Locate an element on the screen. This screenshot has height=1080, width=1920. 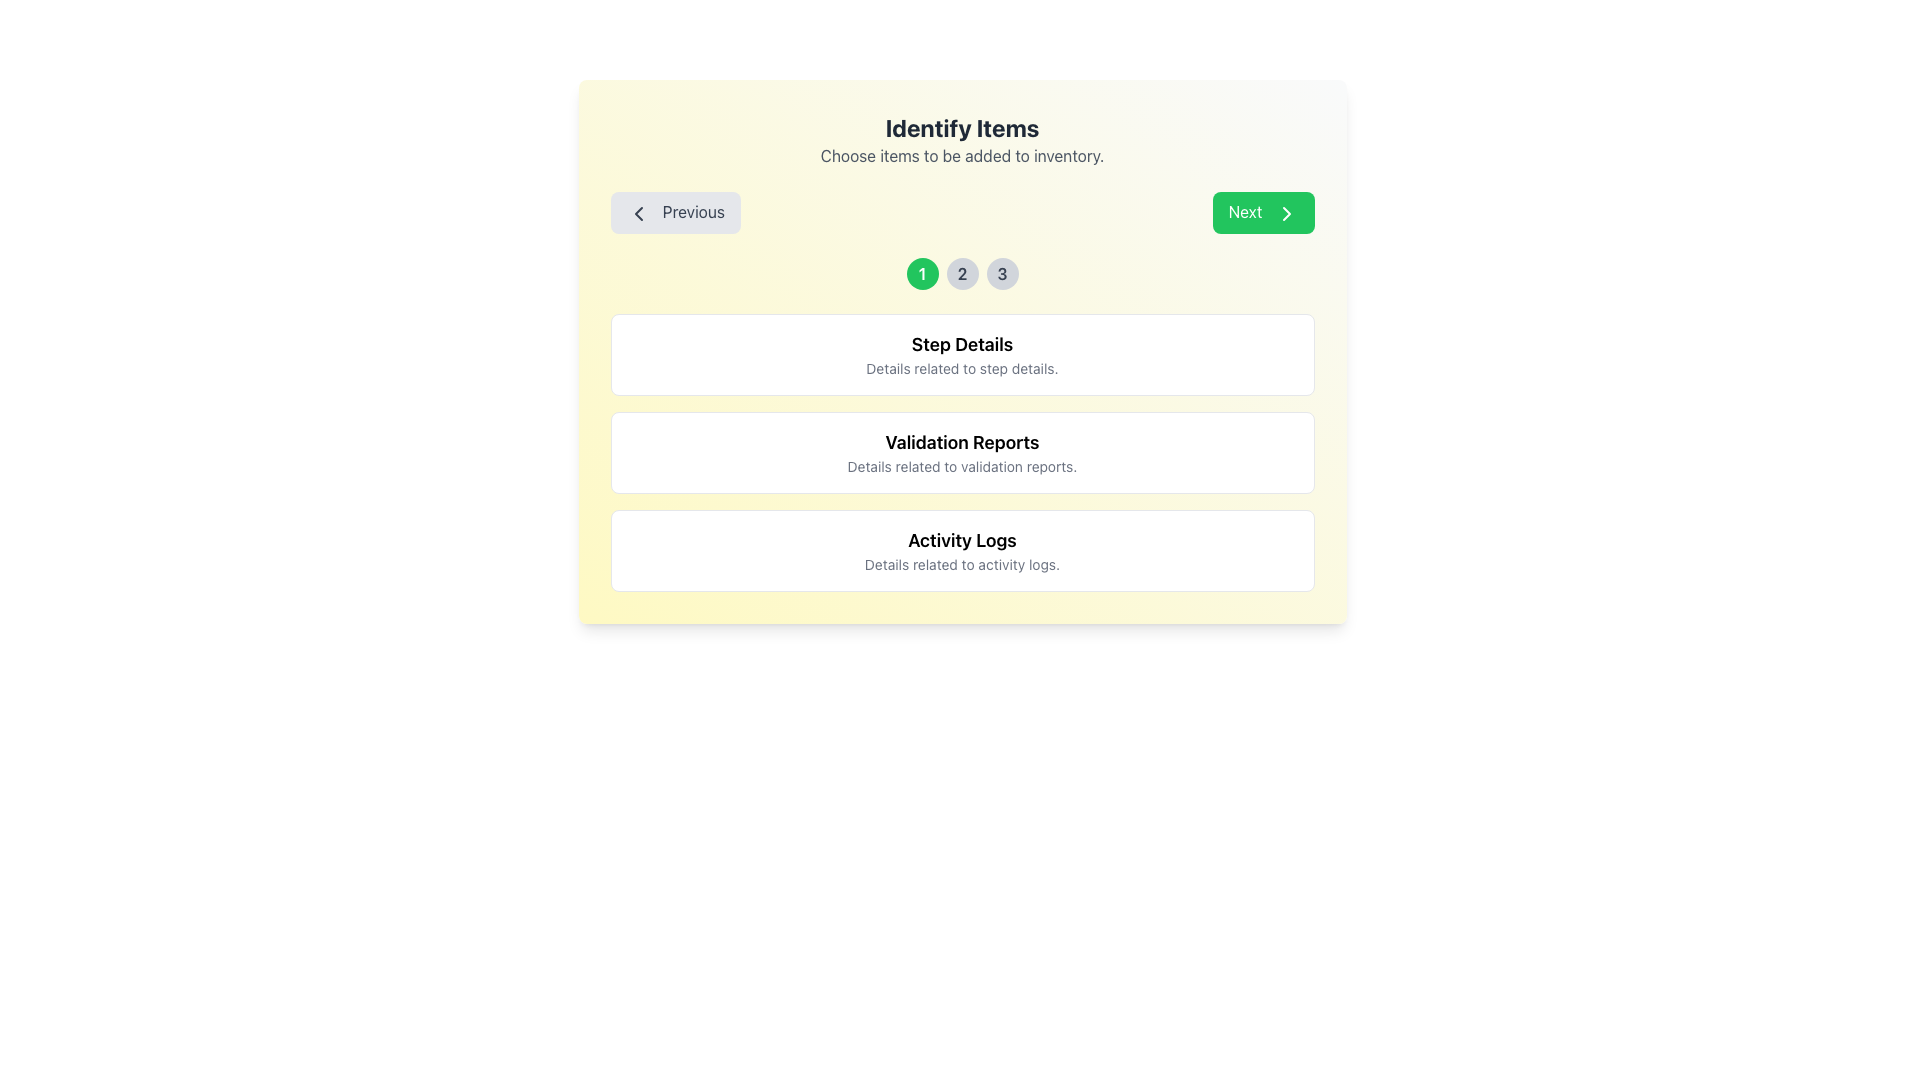
the circular button with a light gray background displaying the number '3' in bold, dark gray font, located at the top area of the interface among three numbered buttons is located at coordinates (1002, 273).